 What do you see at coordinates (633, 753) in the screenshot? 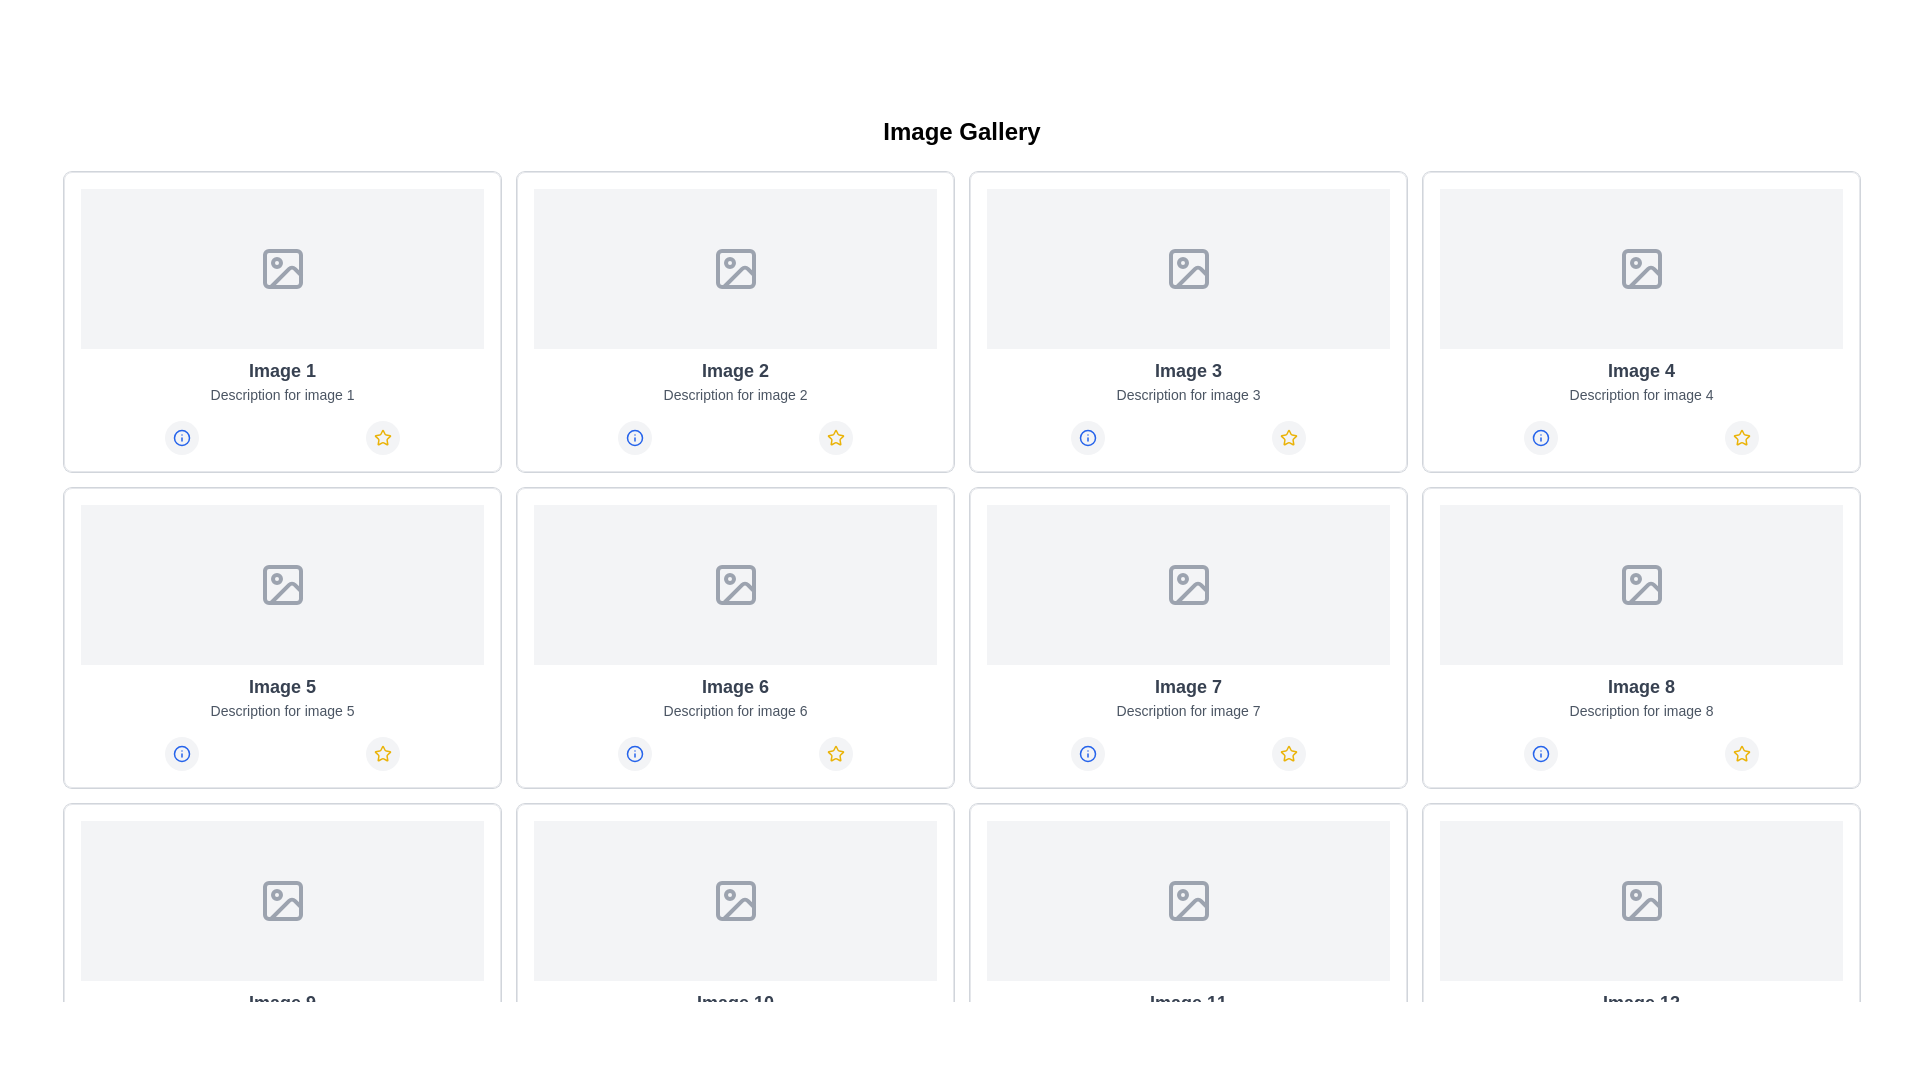
I see `the small circular blue 'info' icon located under the sixth image in a 3x4 grid layout of an image gallery` at bounding box center [633, 753].